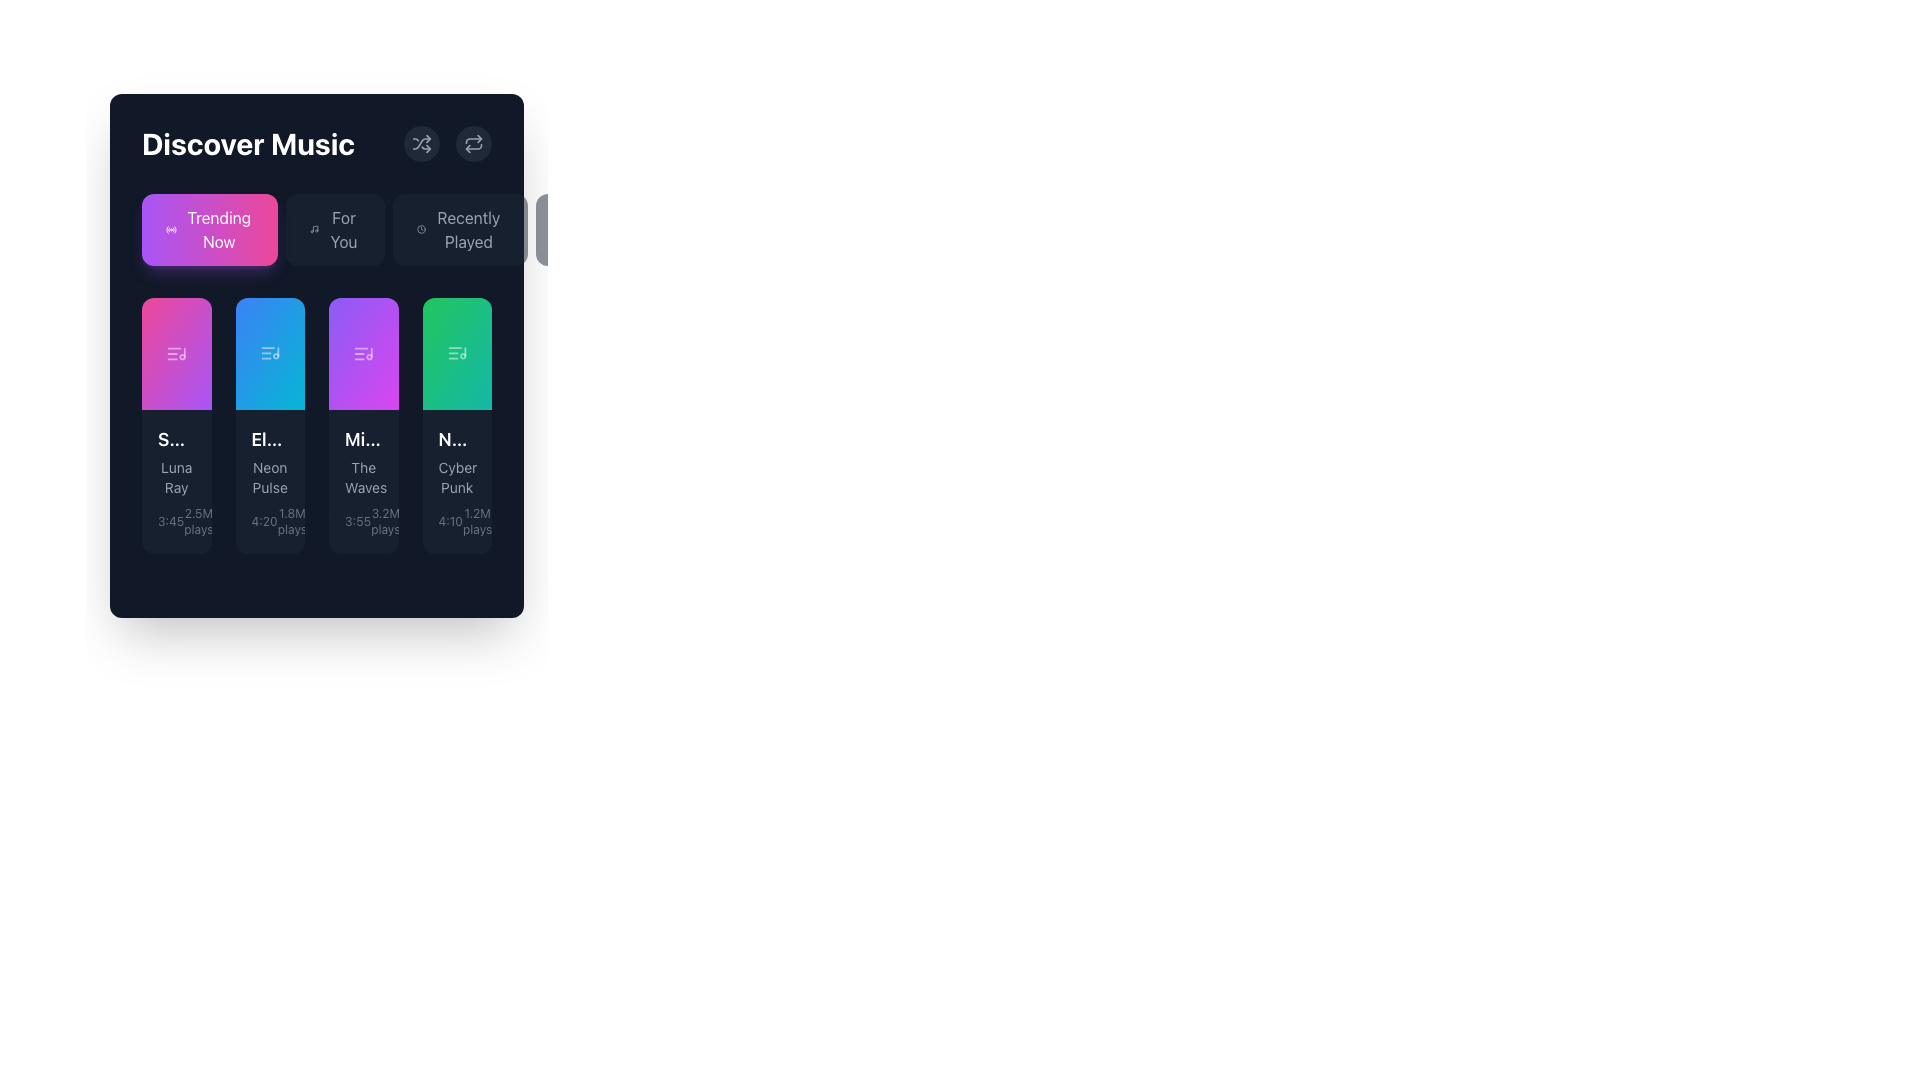  I want to click on the button, so click(473, 142).